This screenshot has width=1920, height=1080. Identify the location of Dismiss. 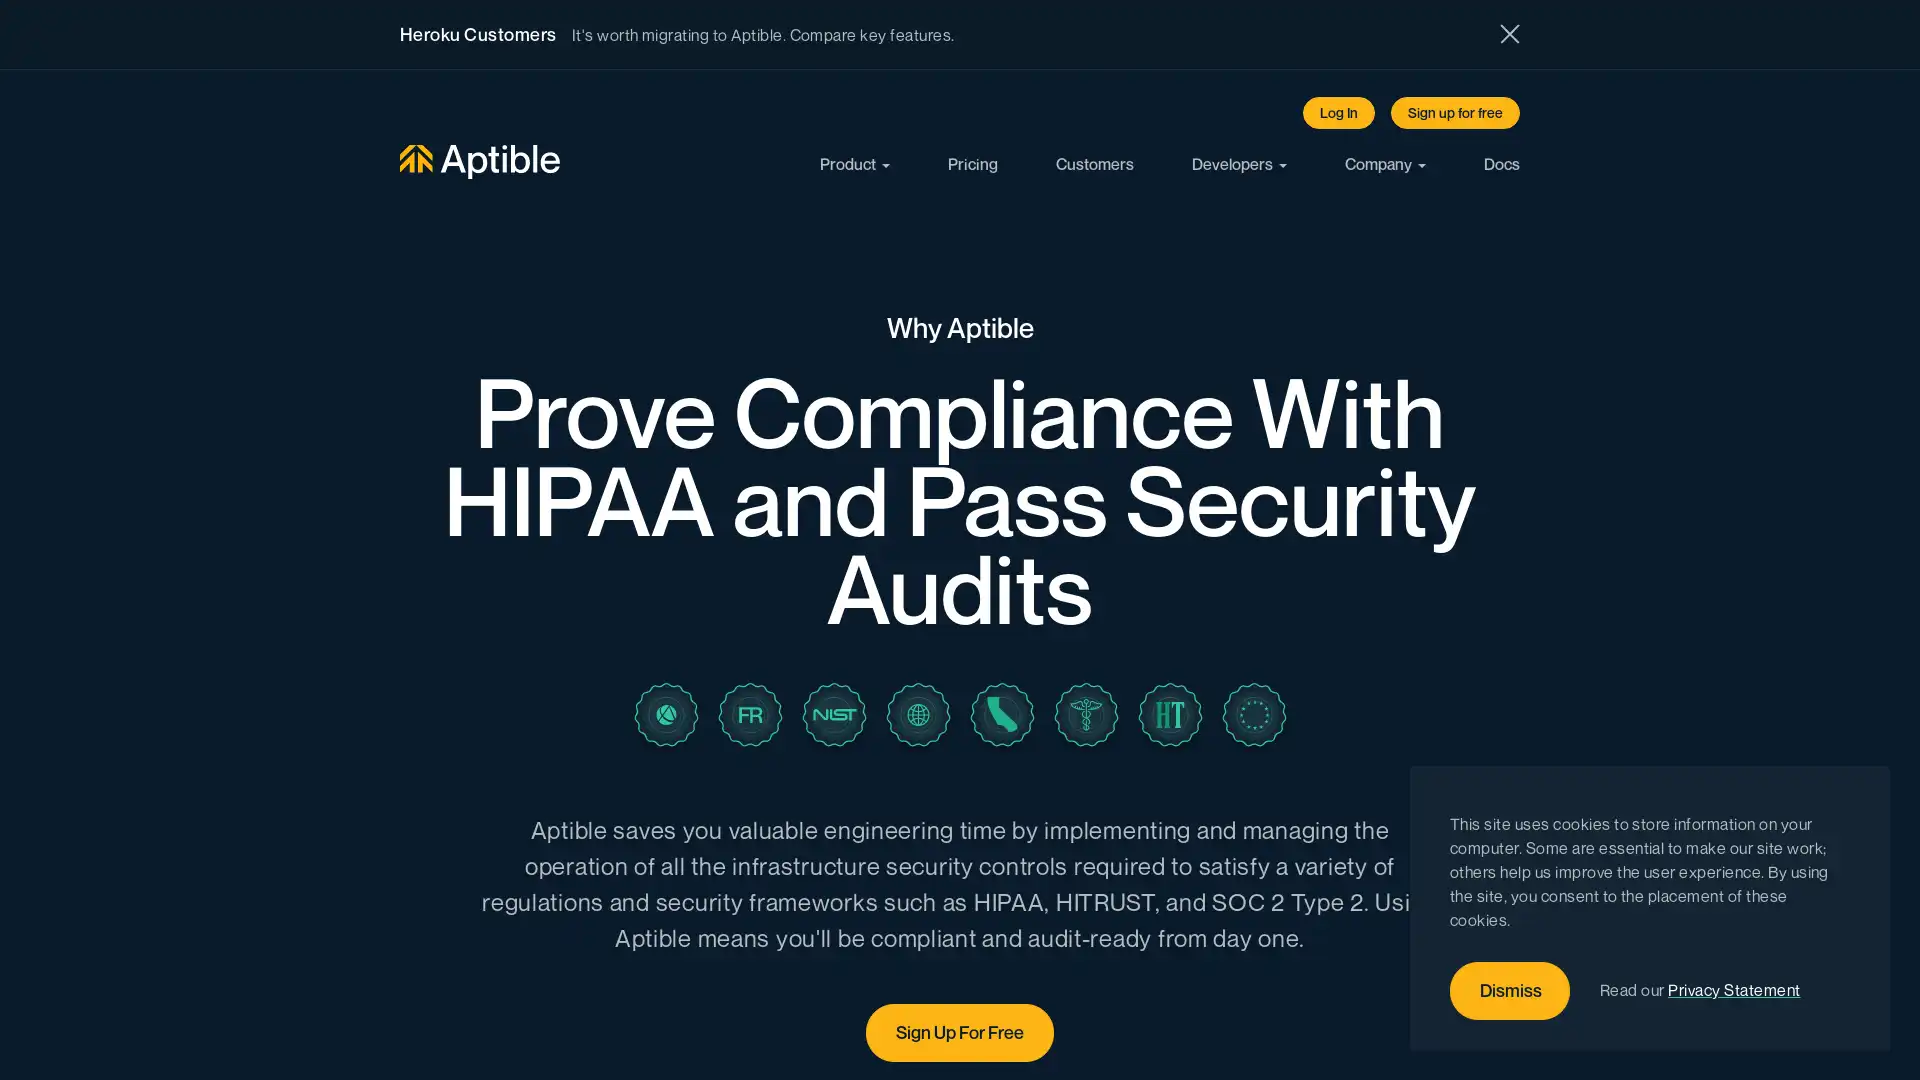
(1510, 991).